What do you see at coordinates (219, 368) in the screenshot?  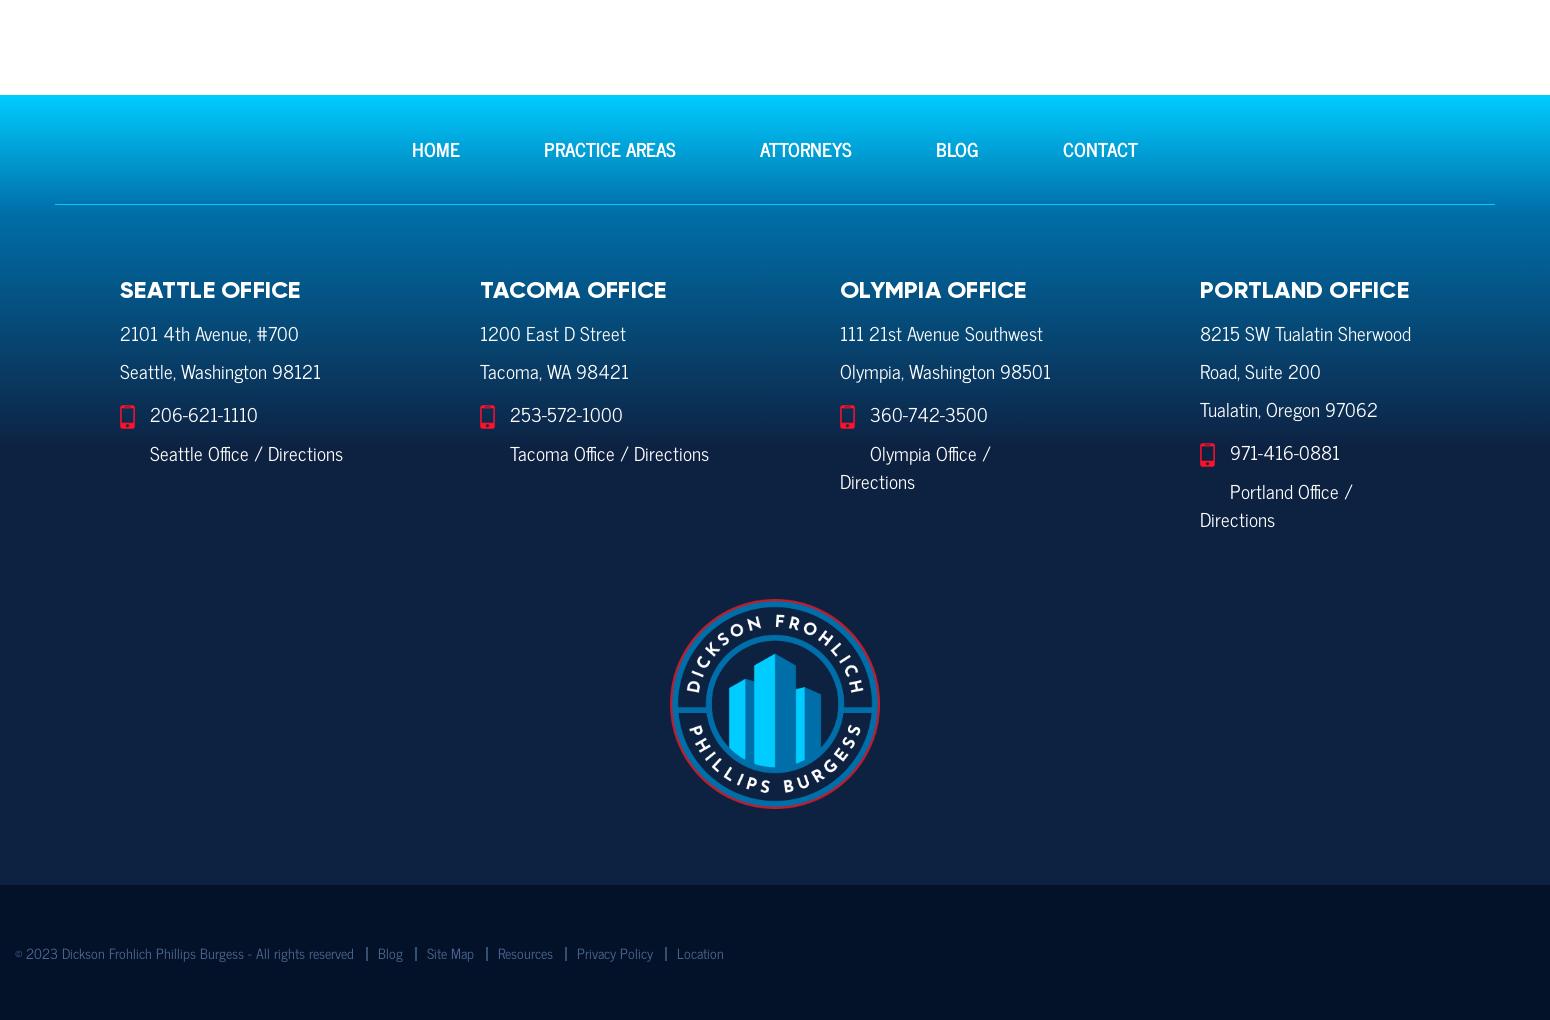 I see `'Seattle, Washington 98121'` at bounding box center [219, 368].